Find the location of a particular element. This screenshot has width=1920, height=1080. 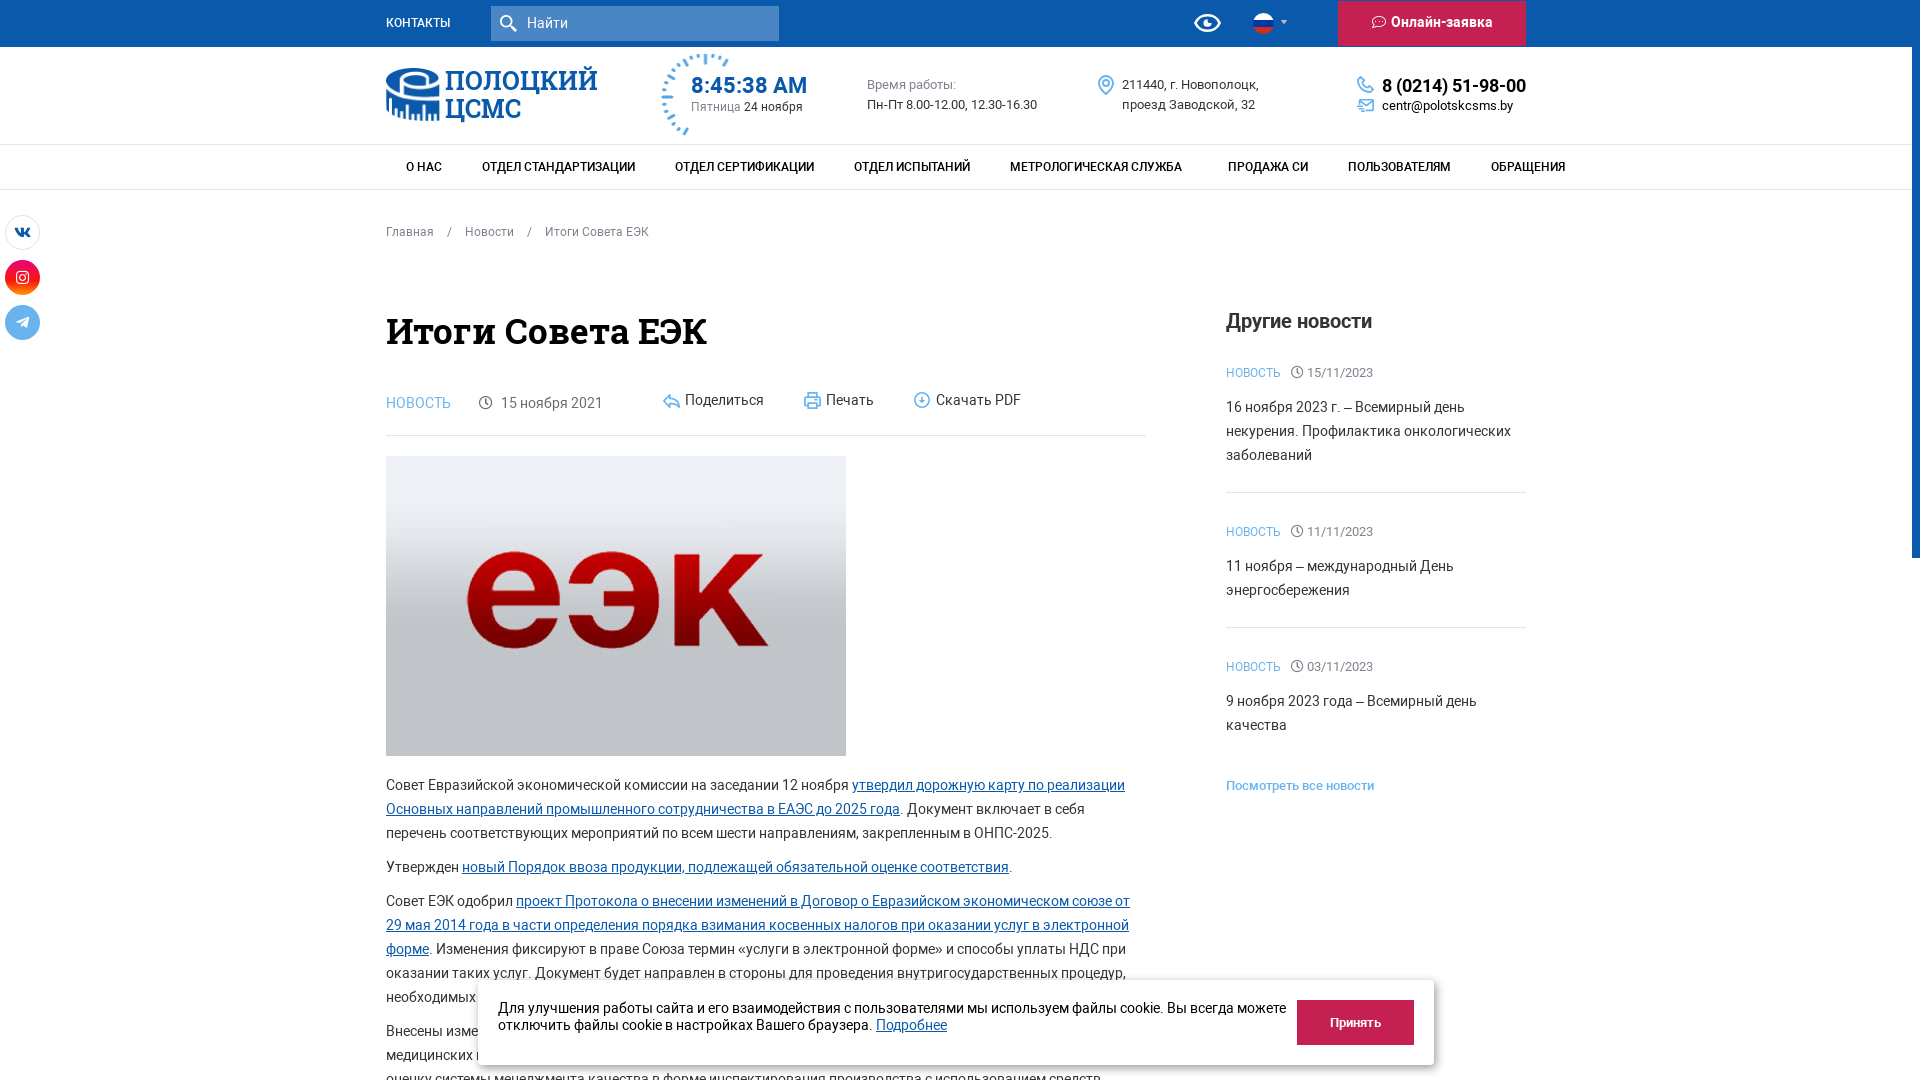

'8 (0214) 51-98-00' is located at coordinates (1454, 83).